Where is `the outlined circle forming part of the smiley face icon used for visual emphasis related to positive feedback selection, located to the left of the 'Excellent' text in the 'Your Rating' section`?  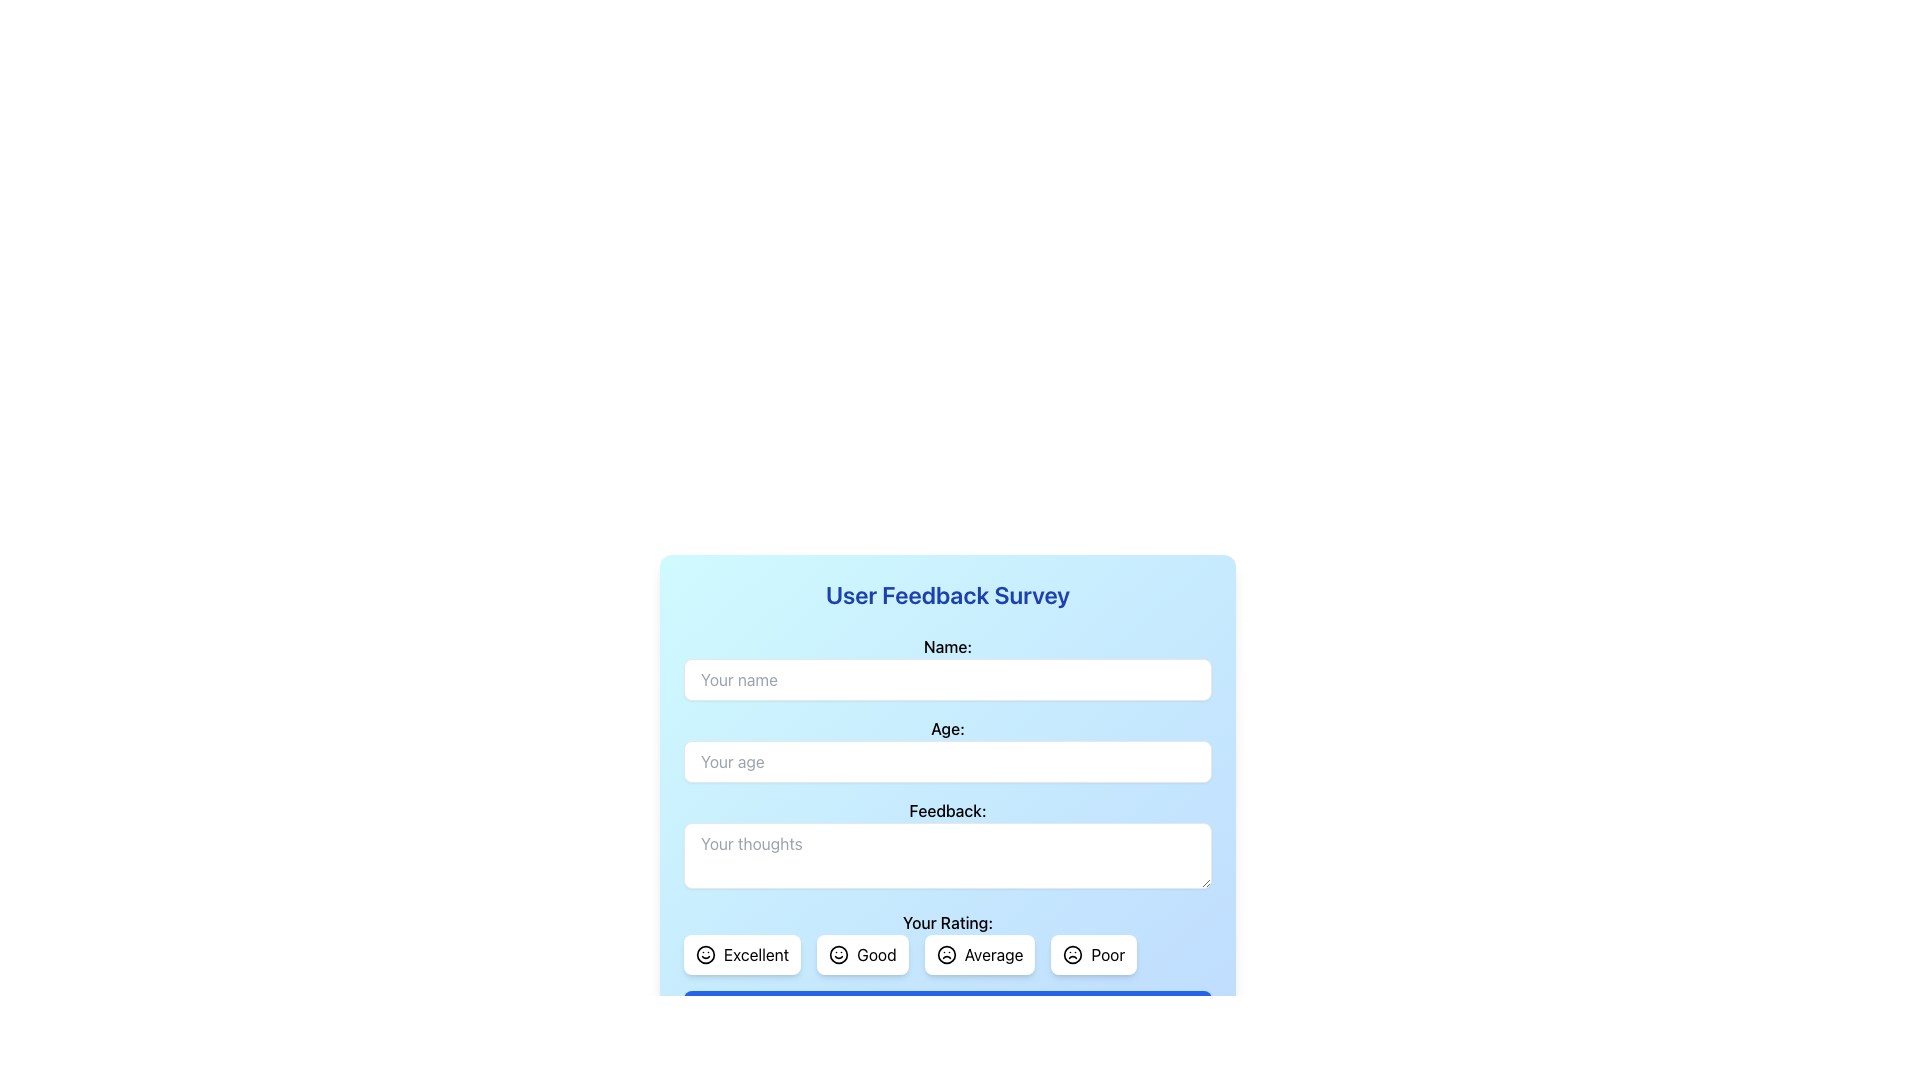 the outlined circle forming part of the smiley face icon used for visual emphasis related to positive feedback selection, located to the left of the 'Excellent' text in the 'Your Rating' section is located at coordinates (705, 954).